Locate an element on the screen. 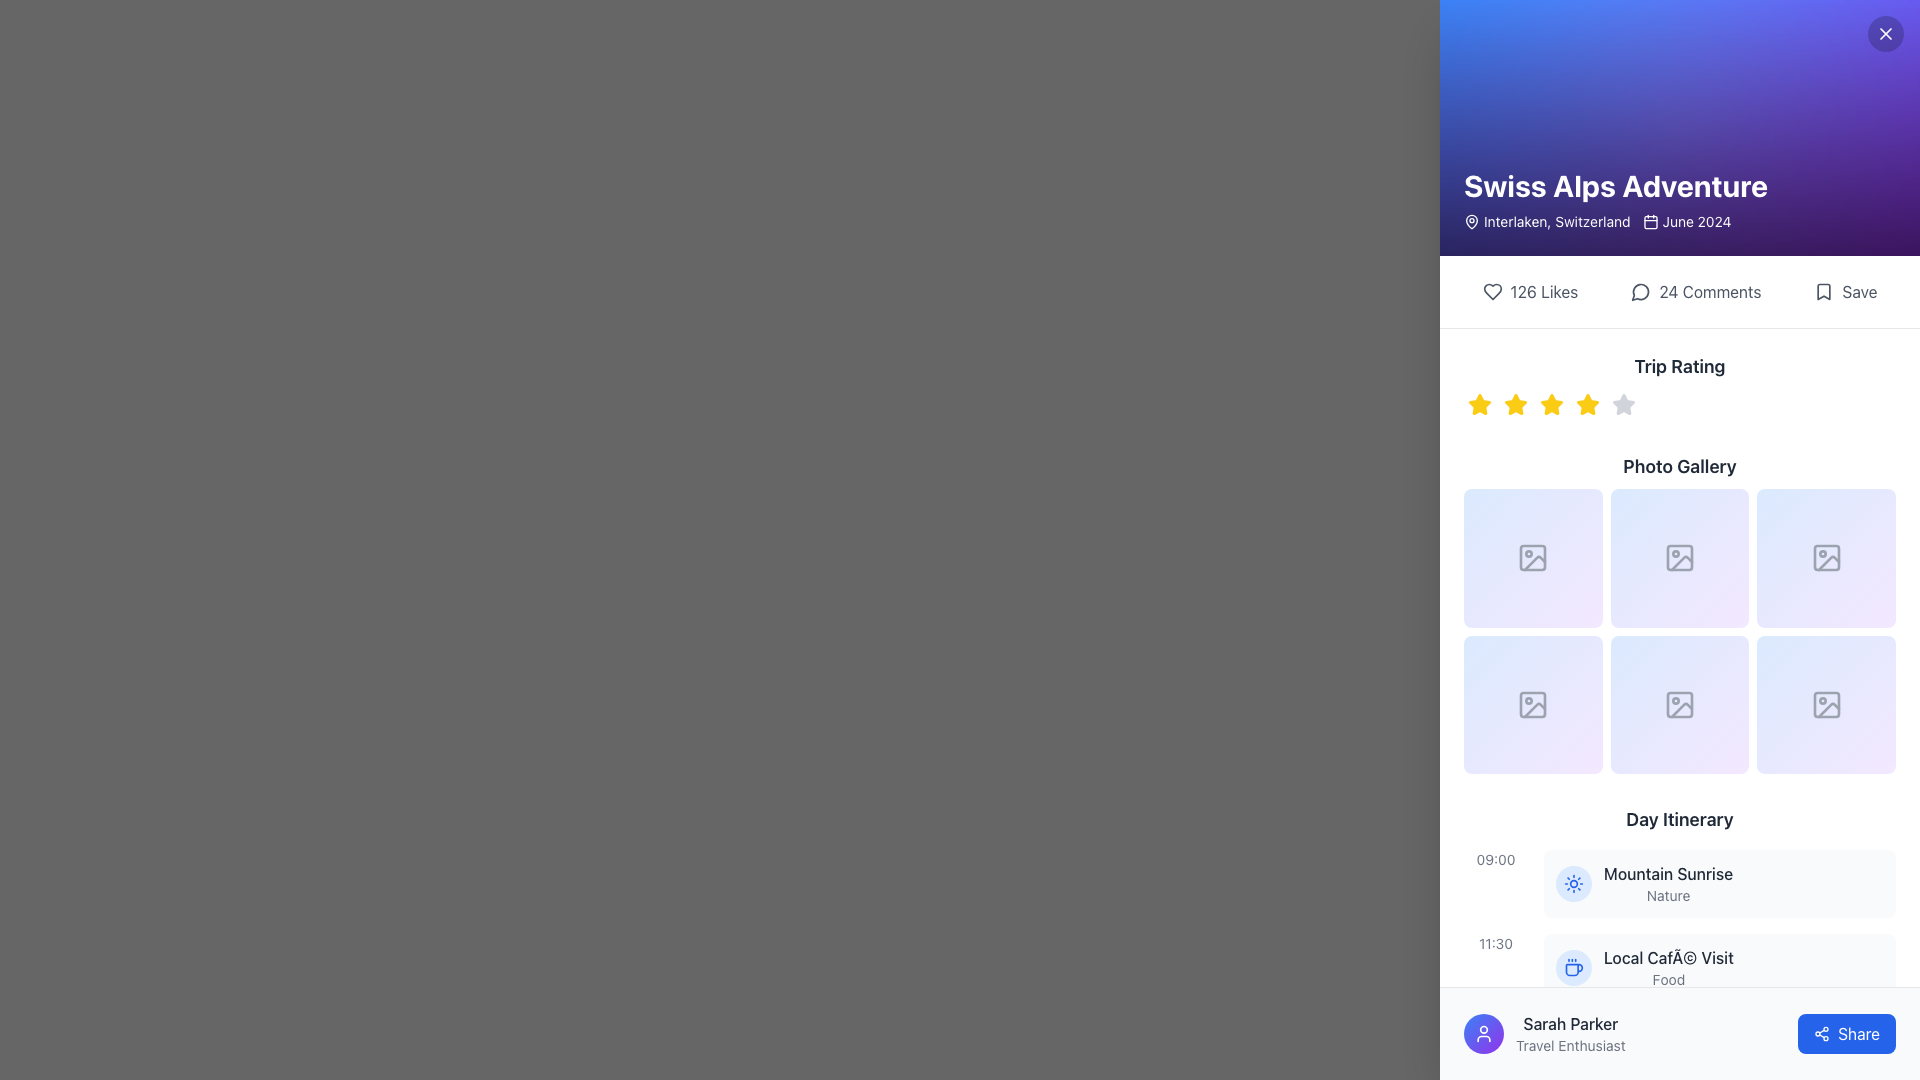 This screenshot has height=1080, width=1920. the rectangular placeholder for image content located in the 'Photo Gallery' component is located at coordinates (1680, 704).